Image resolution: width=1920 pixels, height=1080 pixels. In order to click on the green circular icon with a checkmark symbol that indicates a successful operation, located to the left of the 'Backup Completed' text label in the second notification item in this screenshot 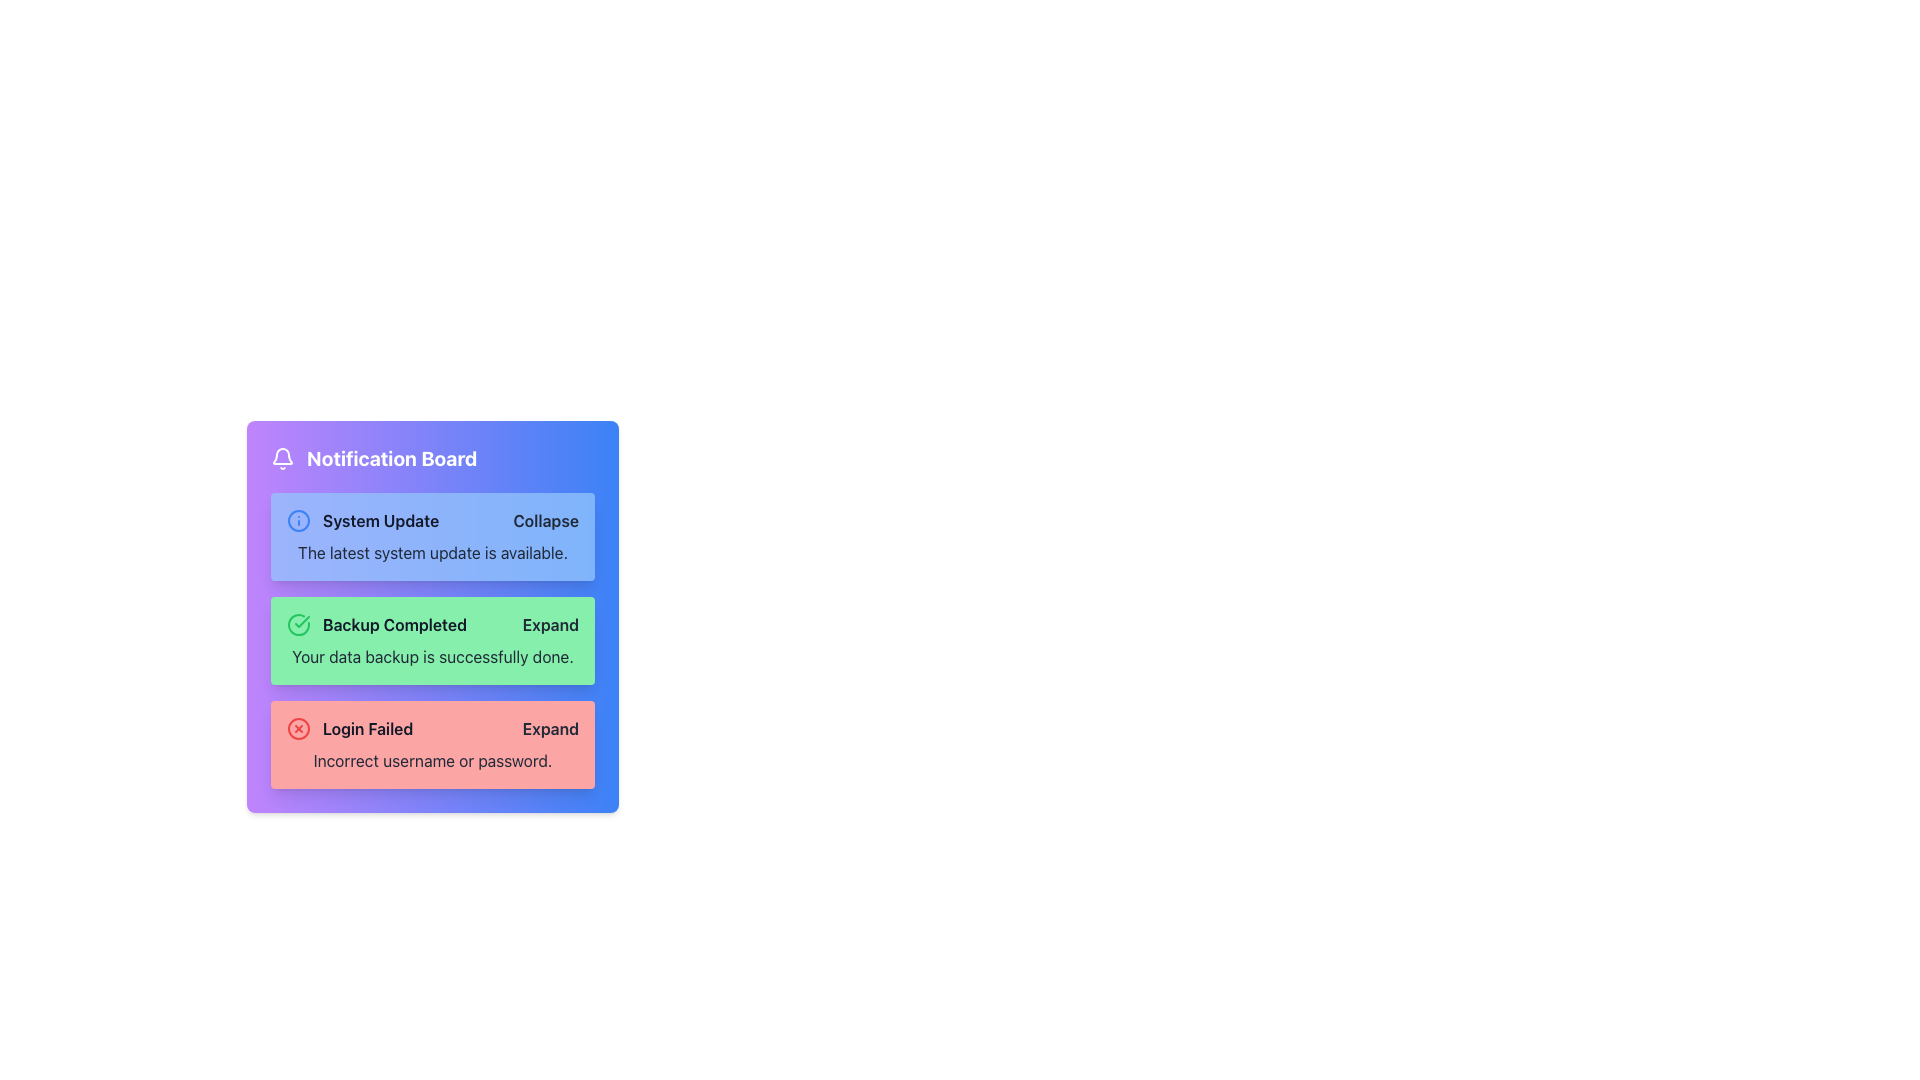, I will do `click(297, 623)`.